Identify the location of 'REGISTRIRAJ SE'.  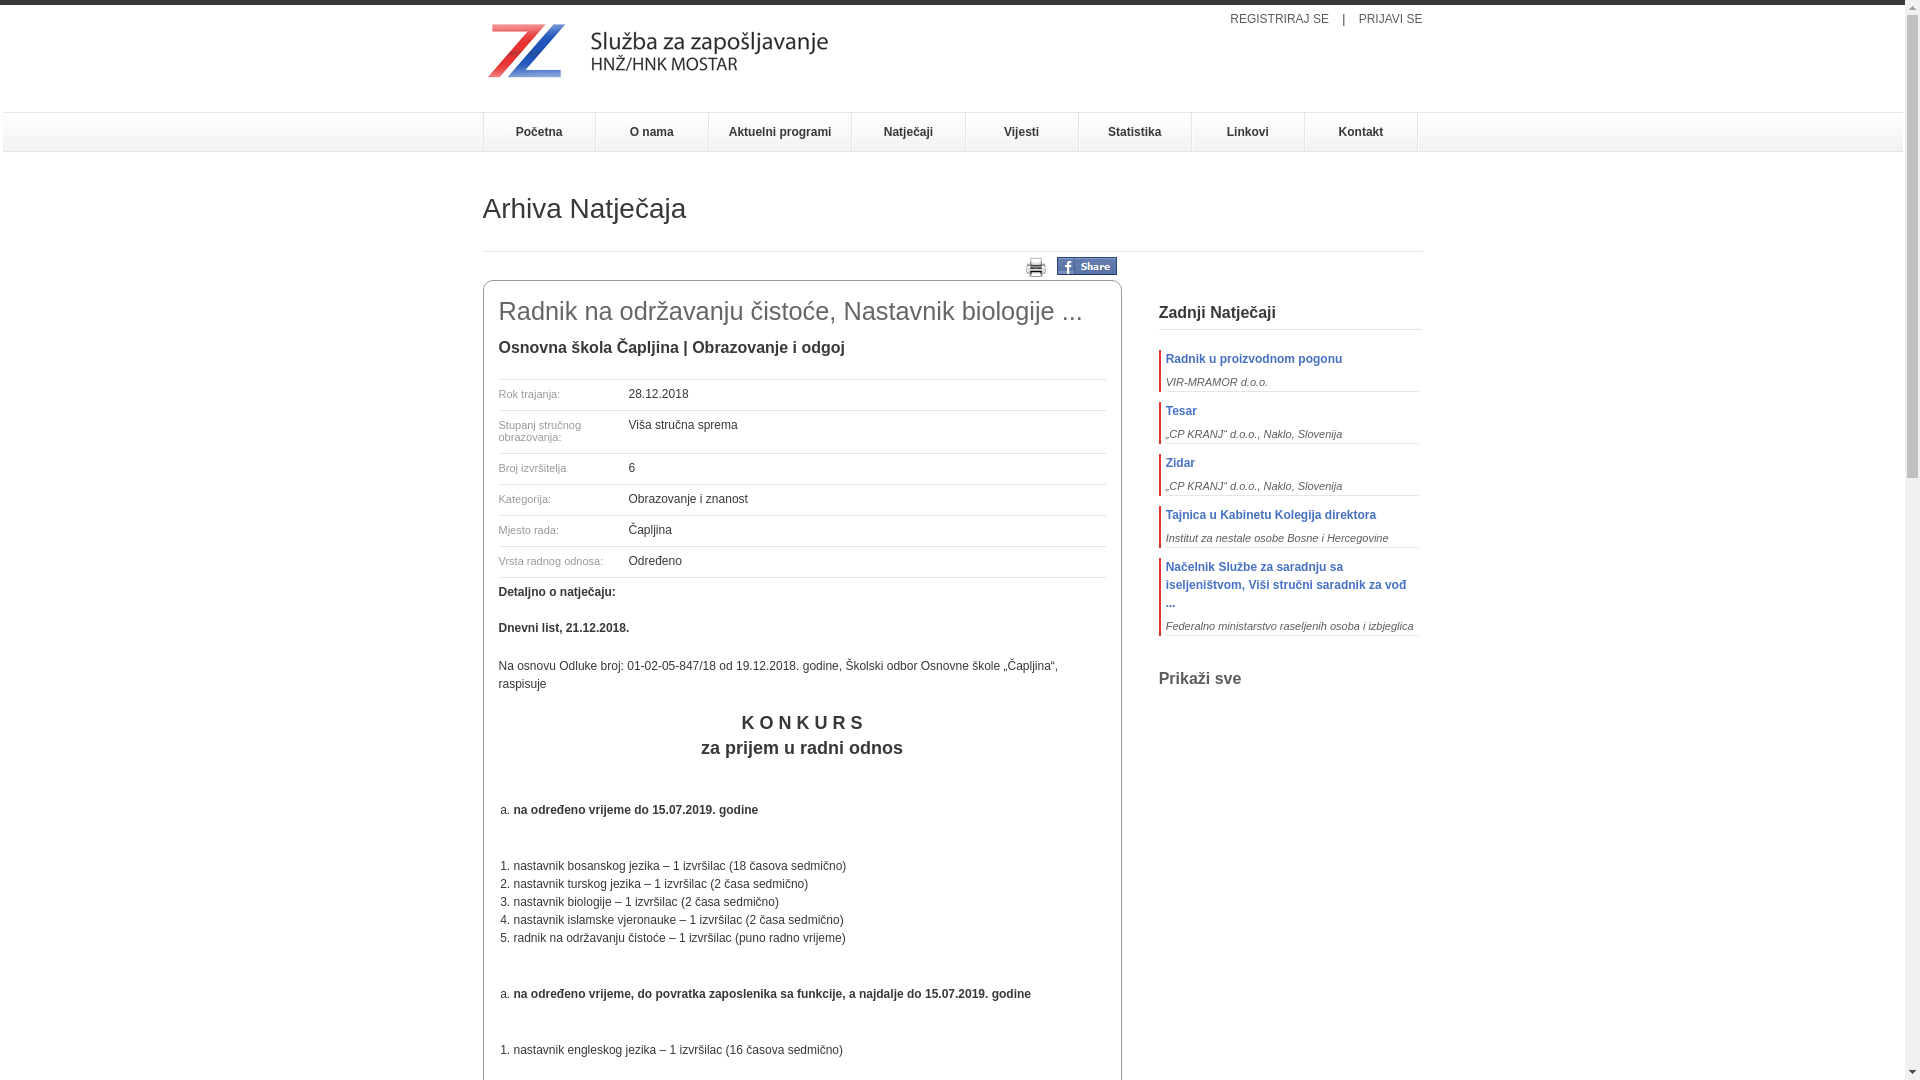
(1278, 19).